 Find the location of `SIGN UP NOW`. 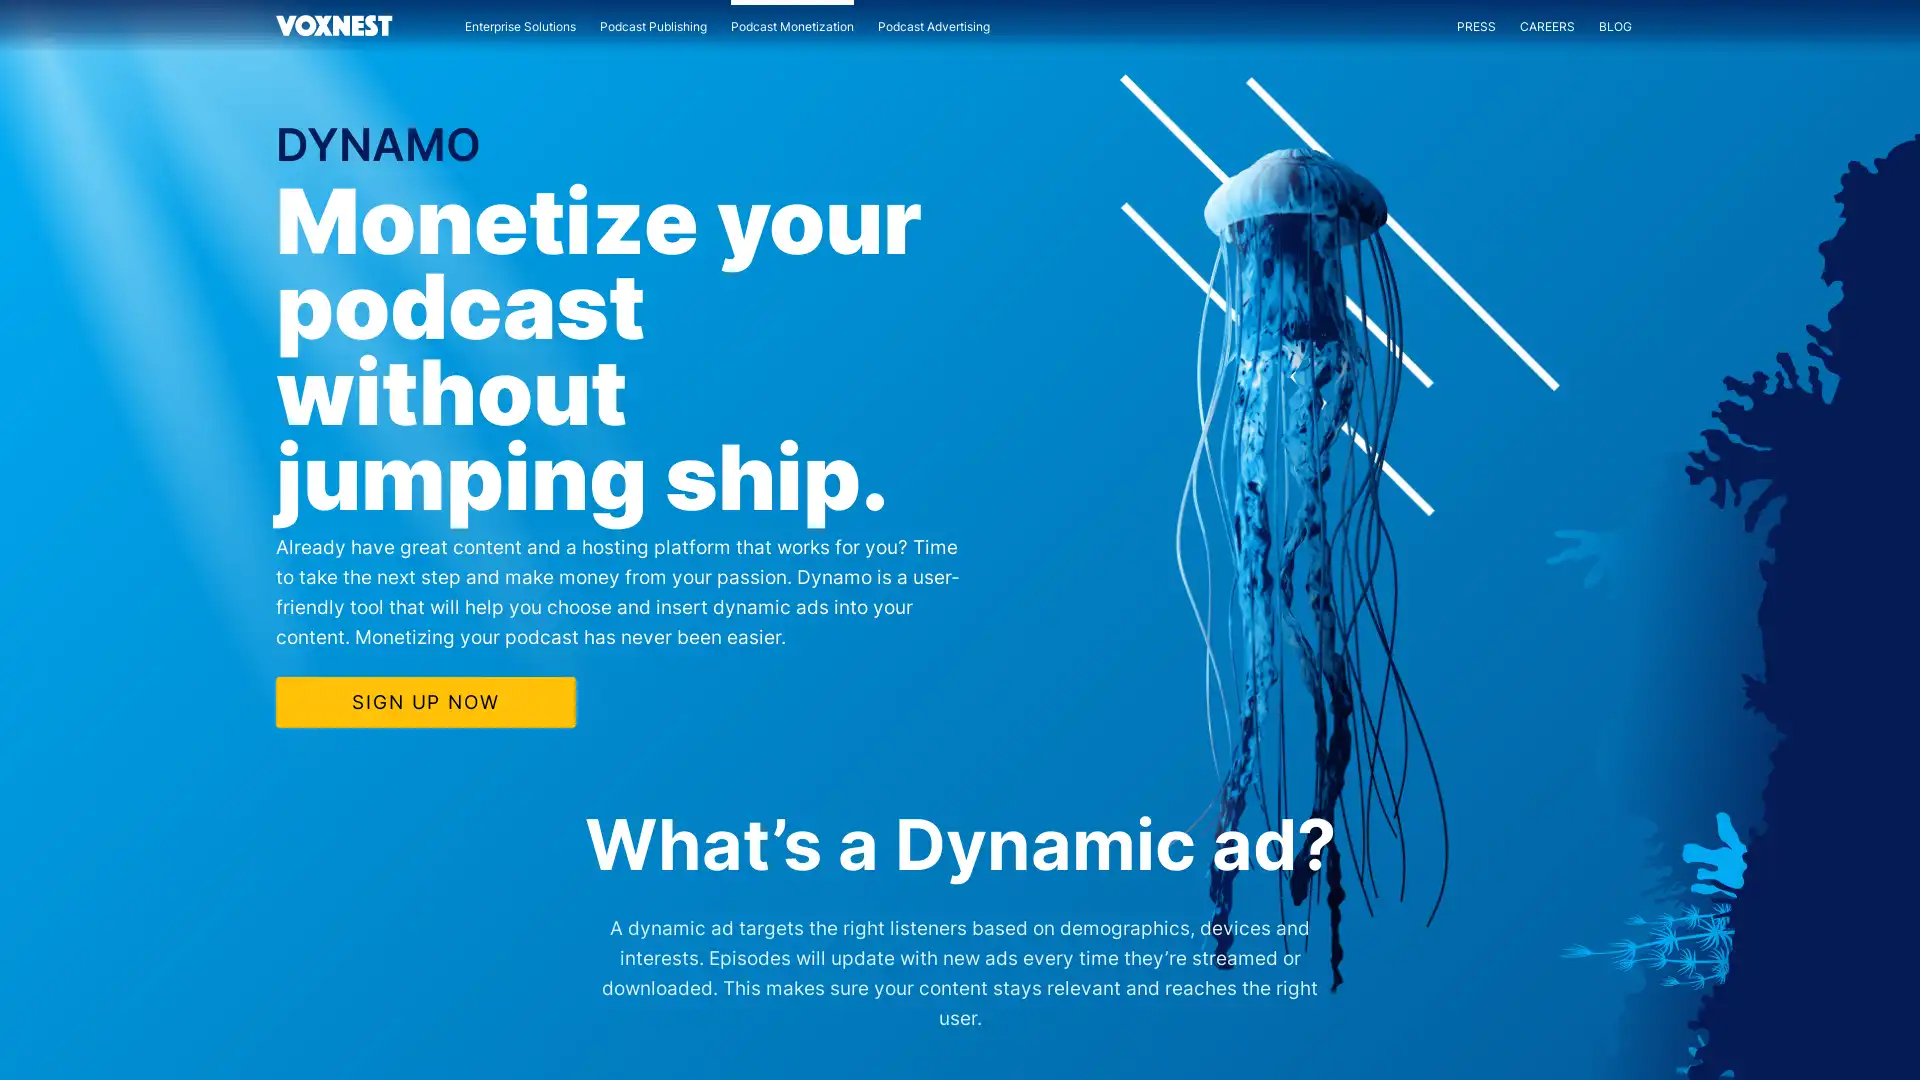

SIGN UP NOW is located at coordinates (424, 700).